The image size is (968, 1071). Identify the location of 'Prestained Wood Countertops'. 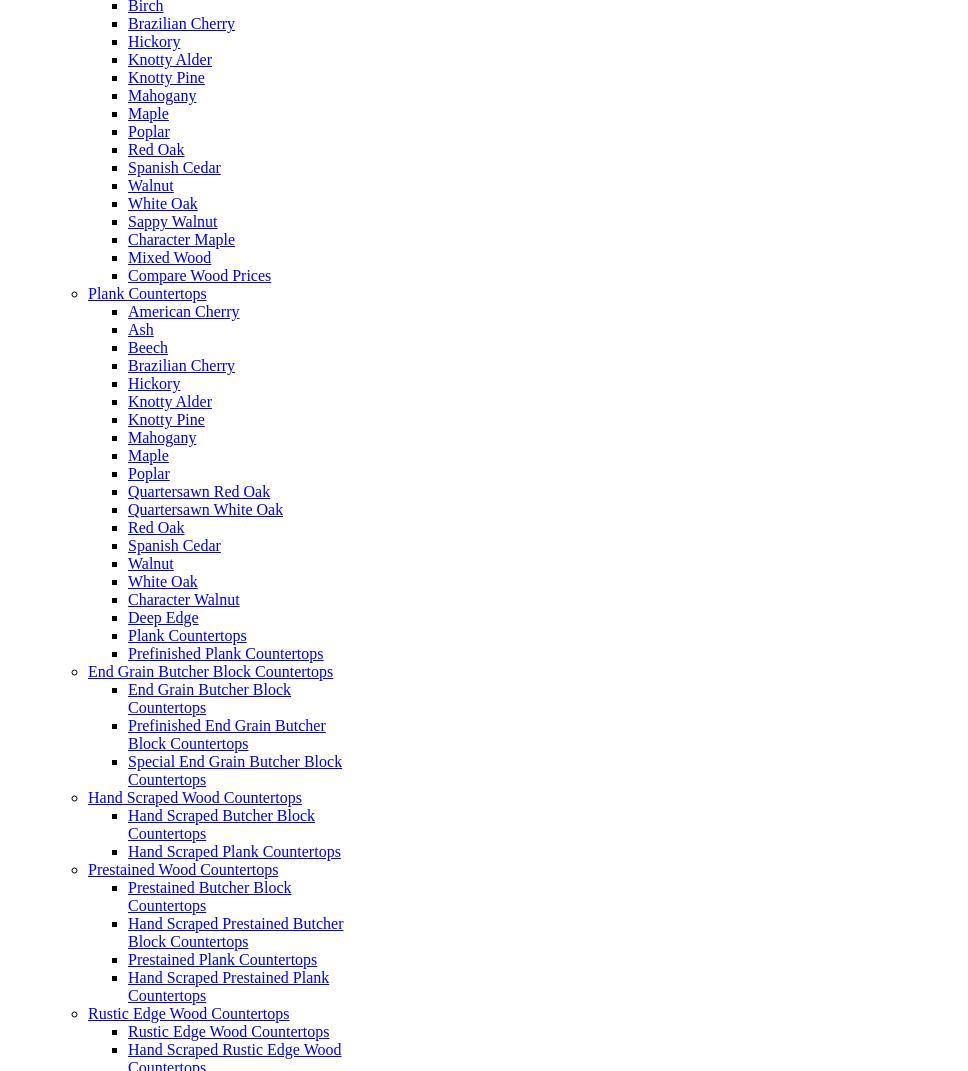
(182, 869).